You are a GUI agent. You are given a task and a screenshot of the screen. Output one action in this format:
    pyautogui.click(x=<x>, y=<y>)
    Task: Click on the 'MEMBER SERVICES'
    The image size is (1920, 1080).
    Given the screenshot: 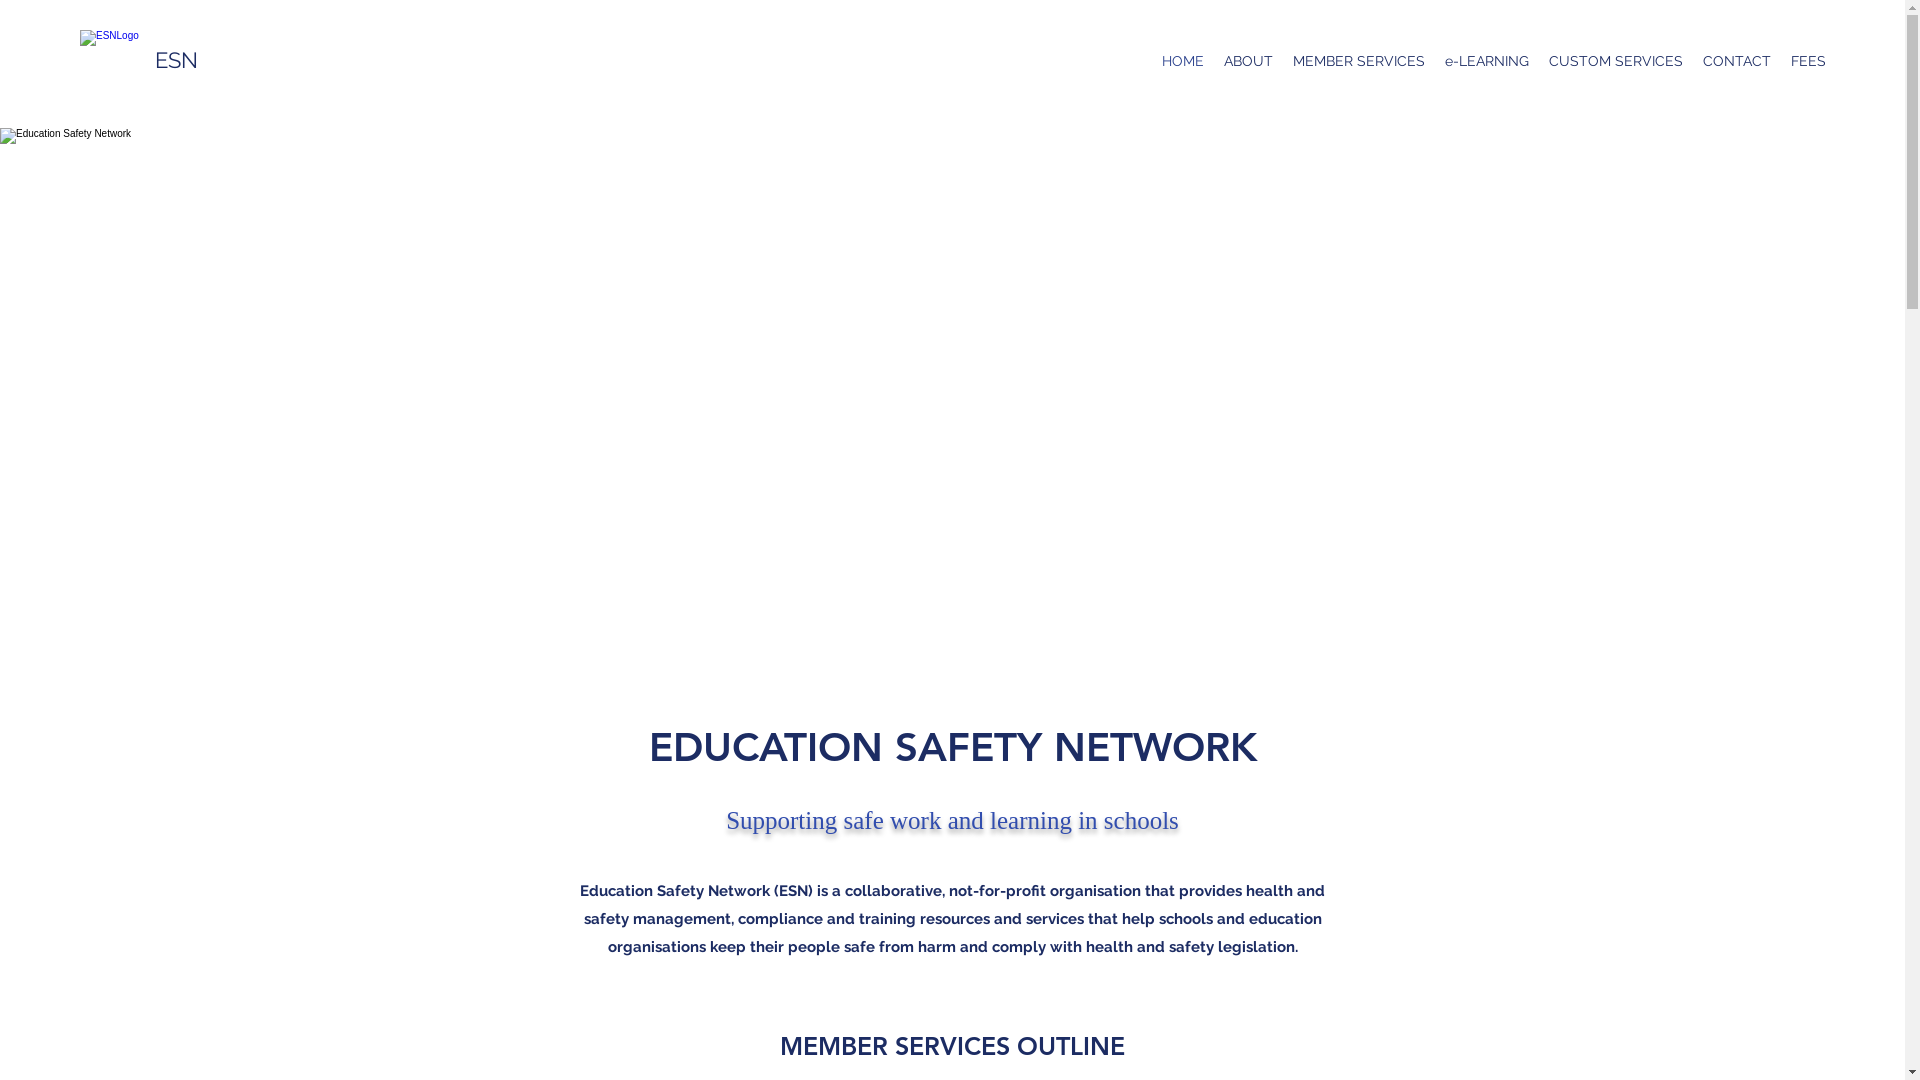 What is the action you would take?
    pyautogui.click(x=1358, y=60)
    